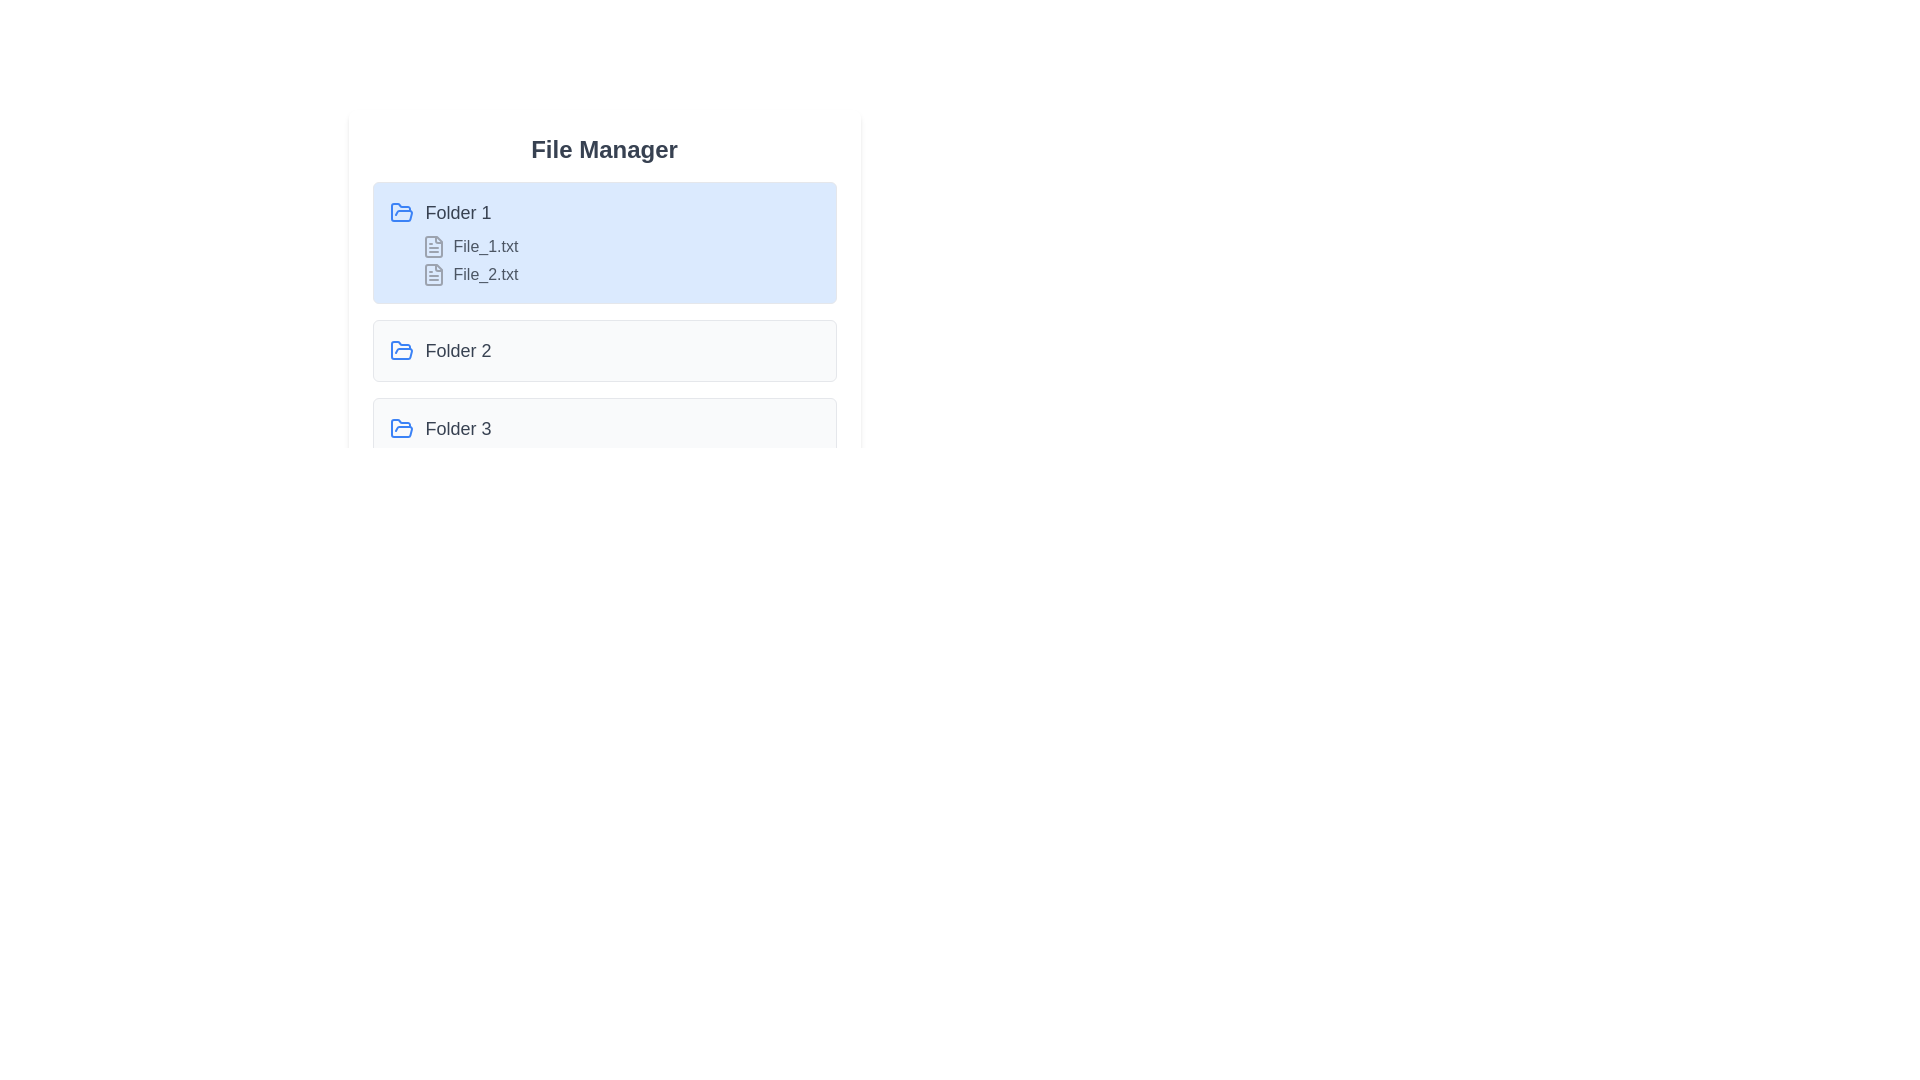  I want to click on the blue folder icon located at the leftmost position, so click(400, 350).